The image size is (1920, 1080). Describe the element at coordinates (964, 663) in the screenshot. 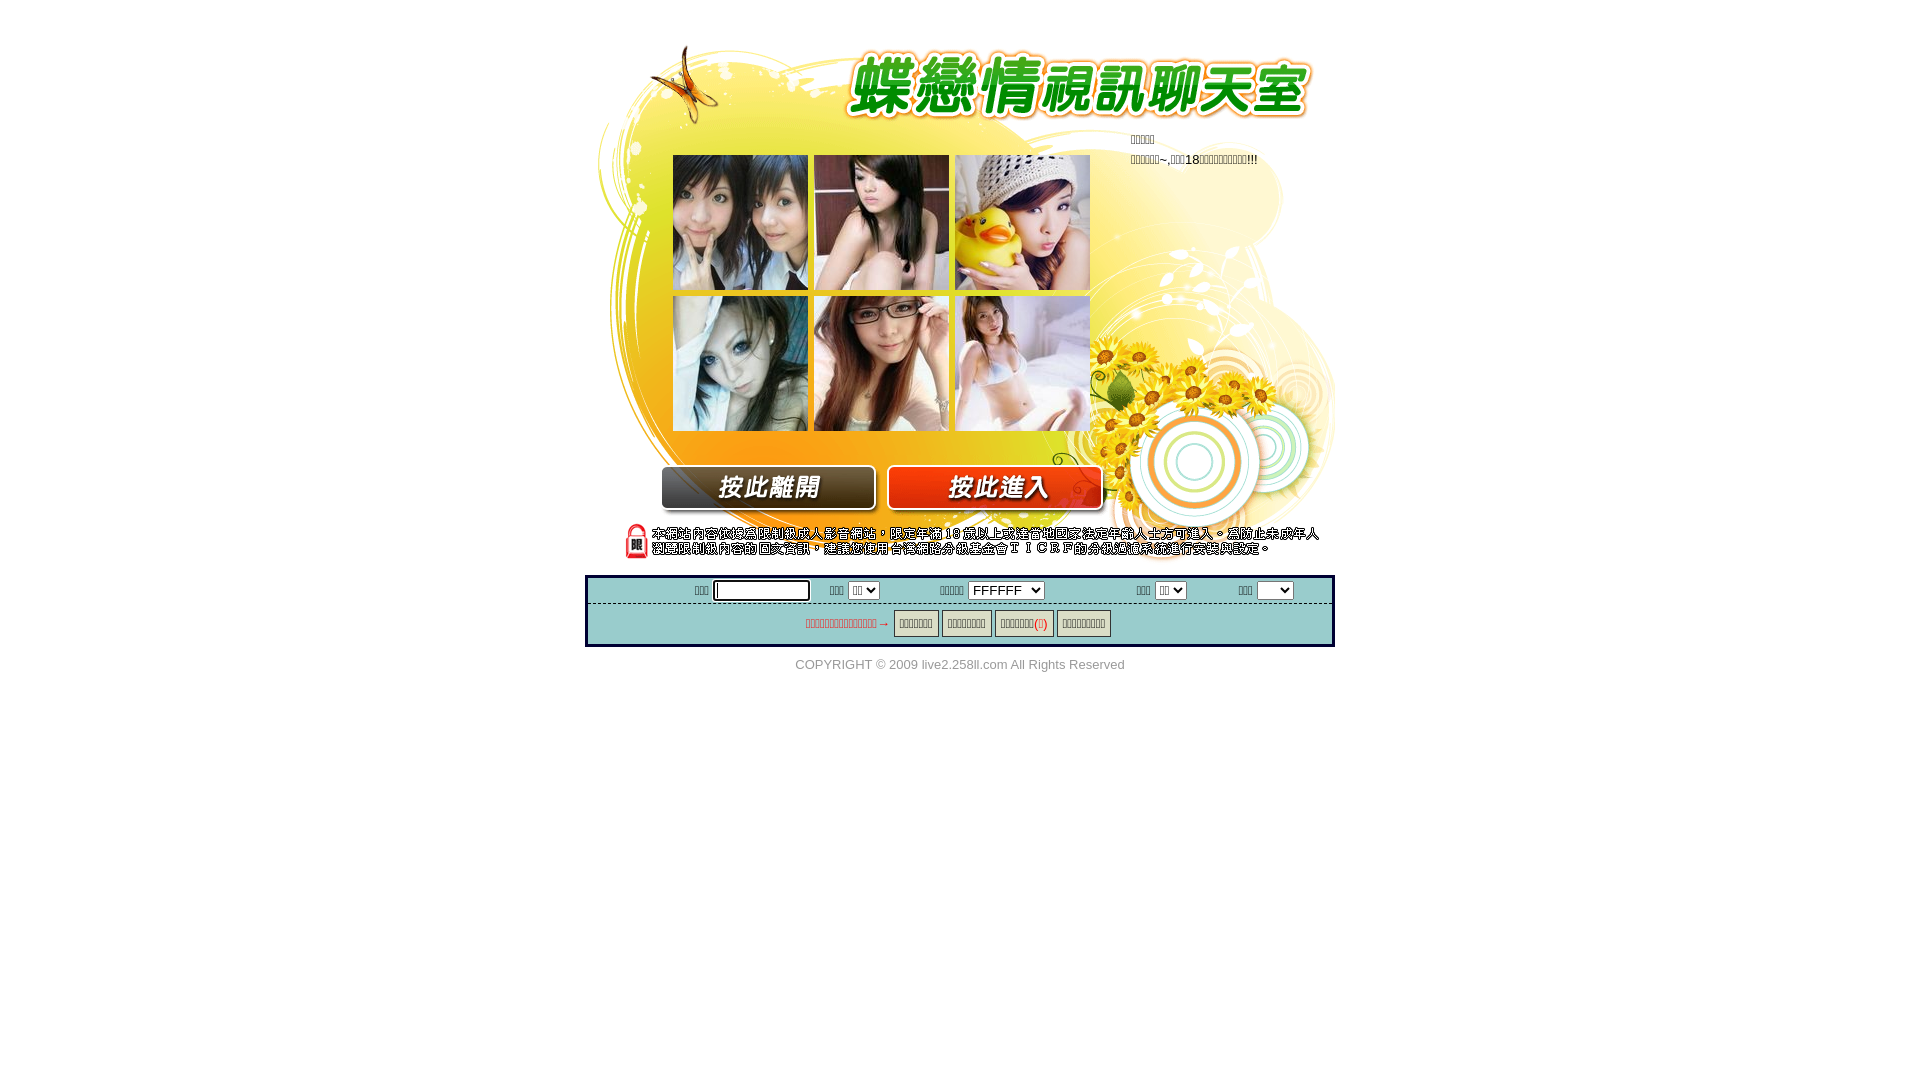

I see `'live2.258ll.com'` at that location.